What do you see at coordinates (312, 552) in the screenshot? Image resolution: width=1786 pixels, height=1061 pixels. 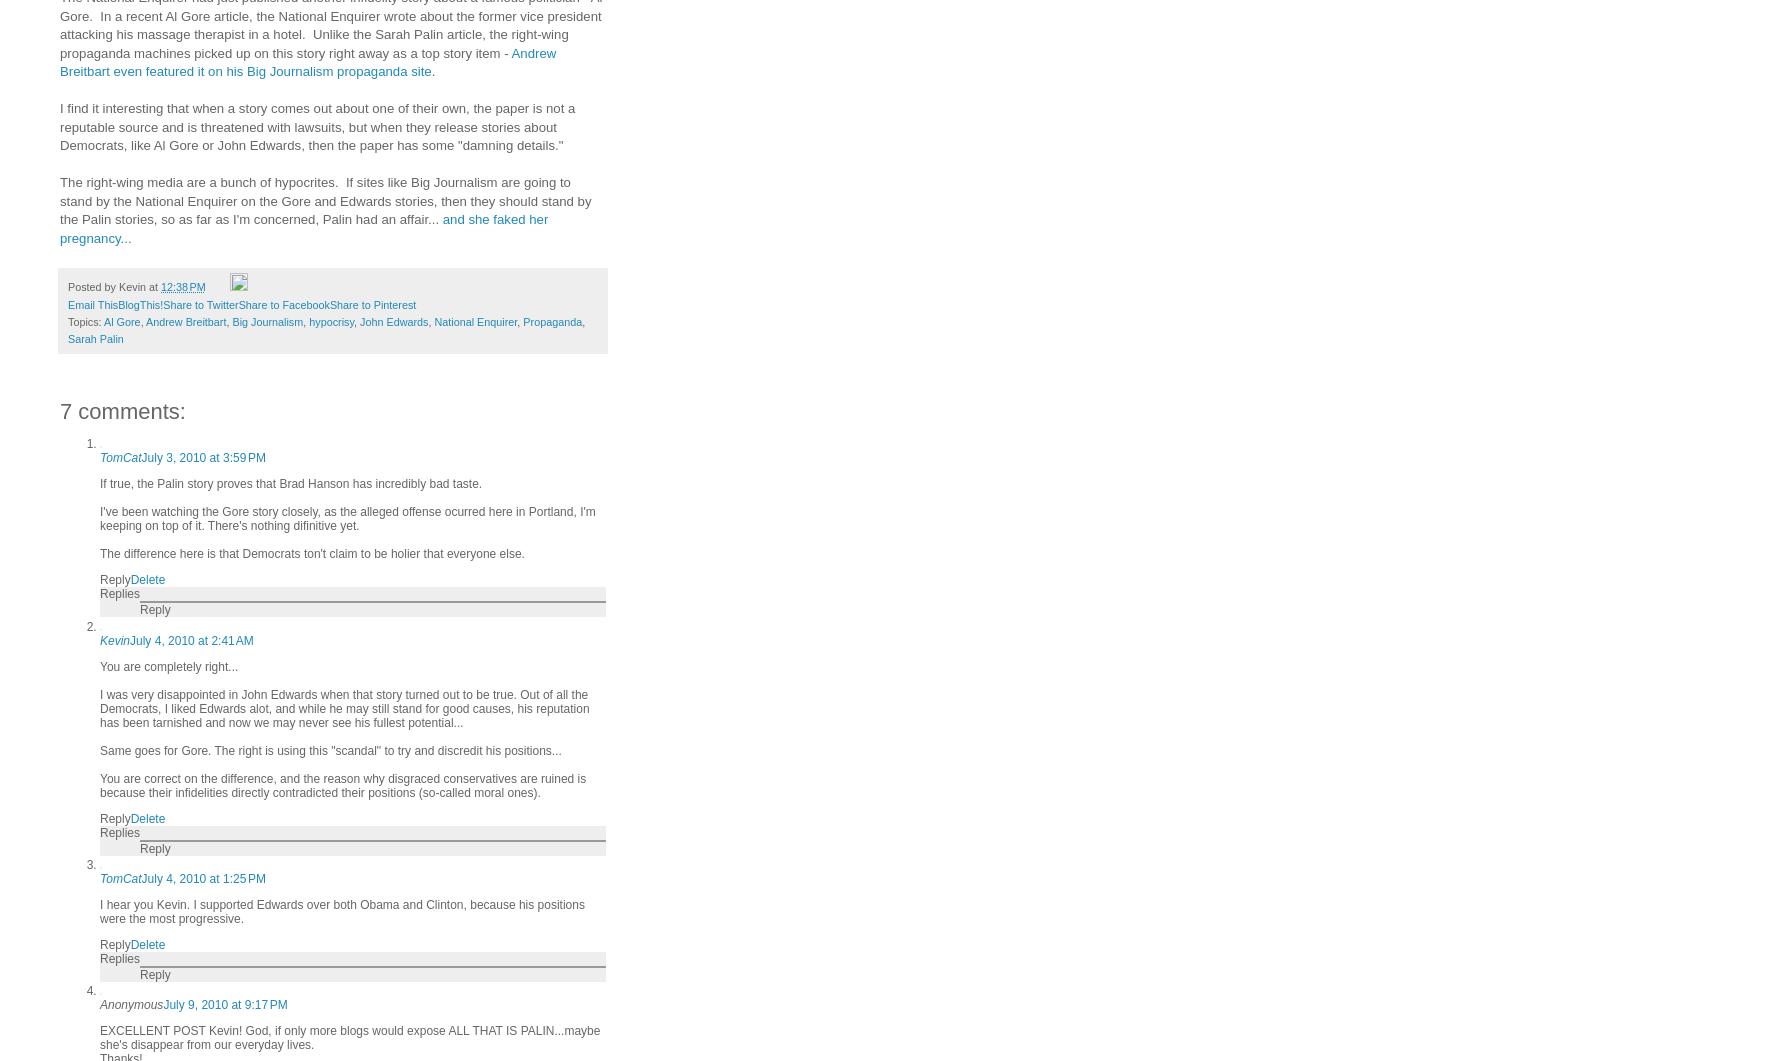 I see `'The difference here is that Democrats ton't claim to be holier that everyone else.'` at bounding box center [312, 552].